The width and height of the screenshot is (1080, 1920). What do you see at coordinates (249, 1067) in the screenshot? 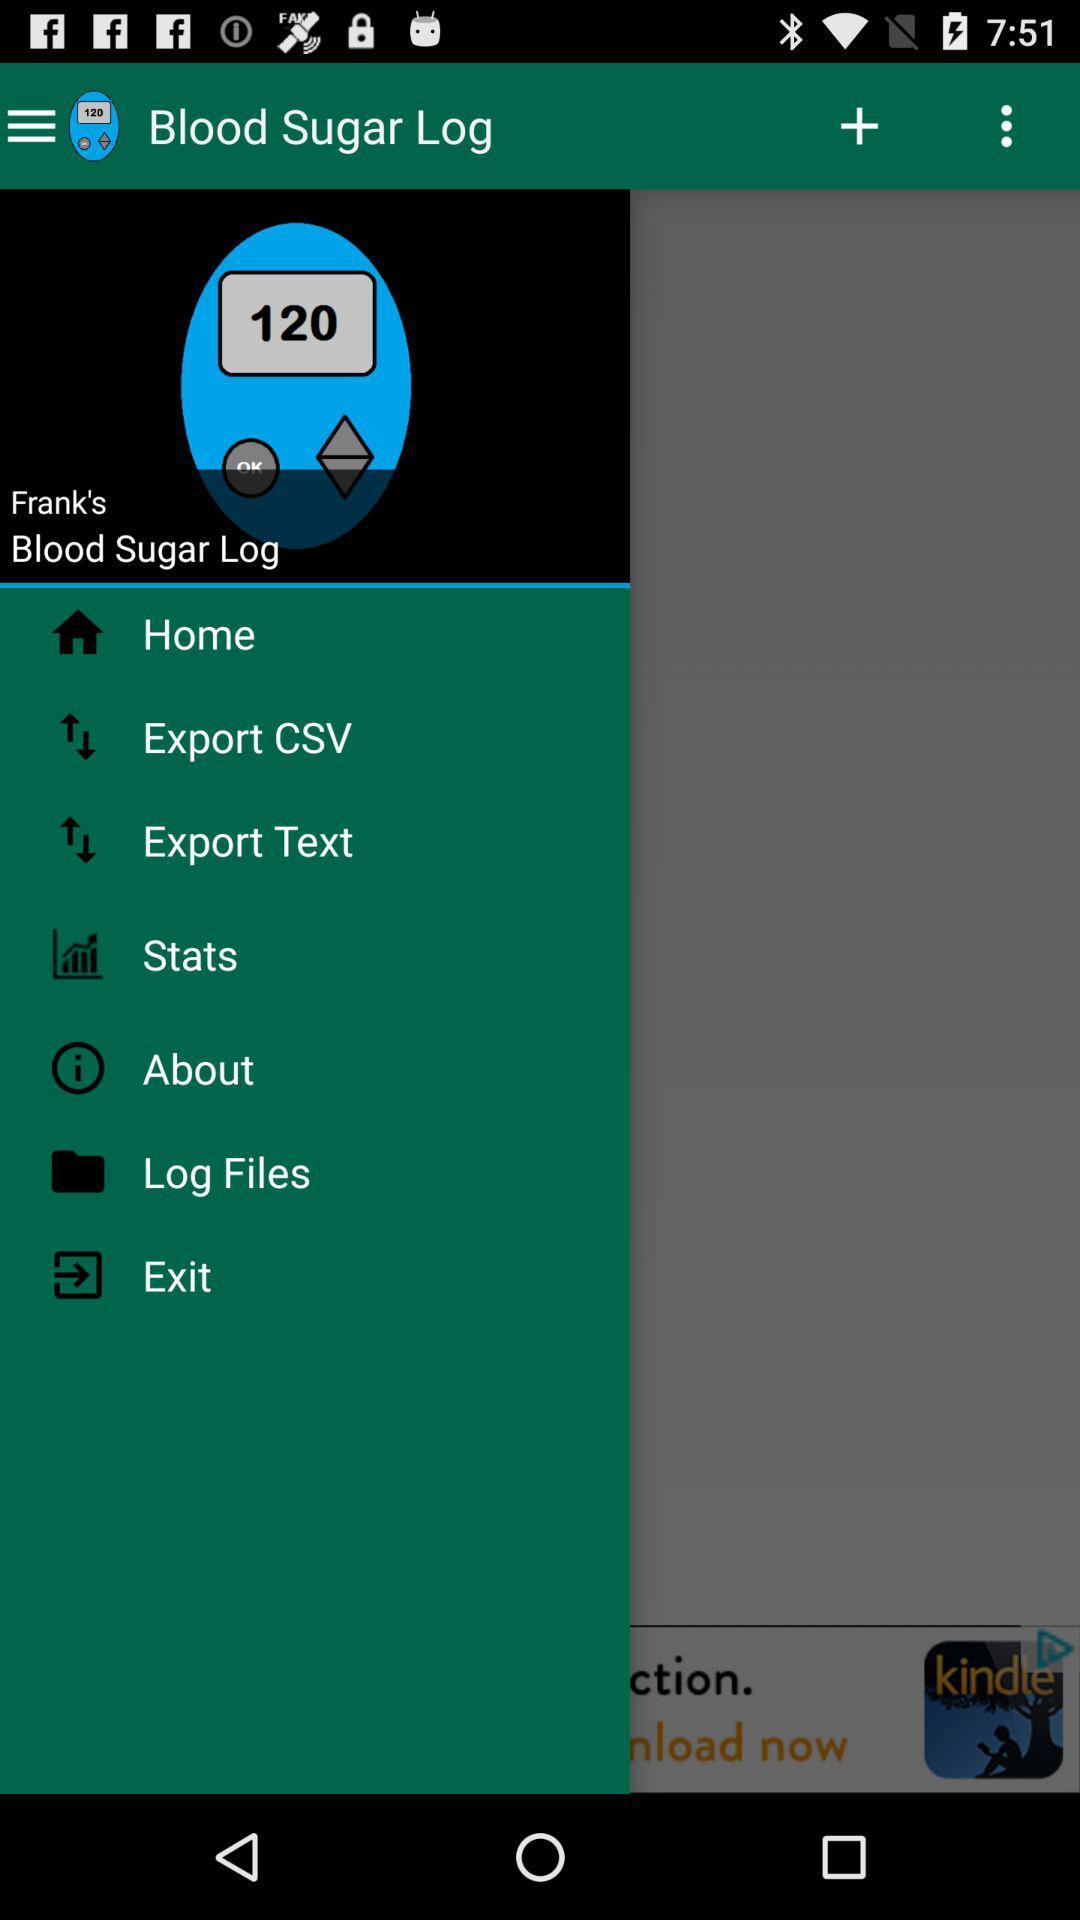
I see `about icon` at bounding box center [249, 1067].